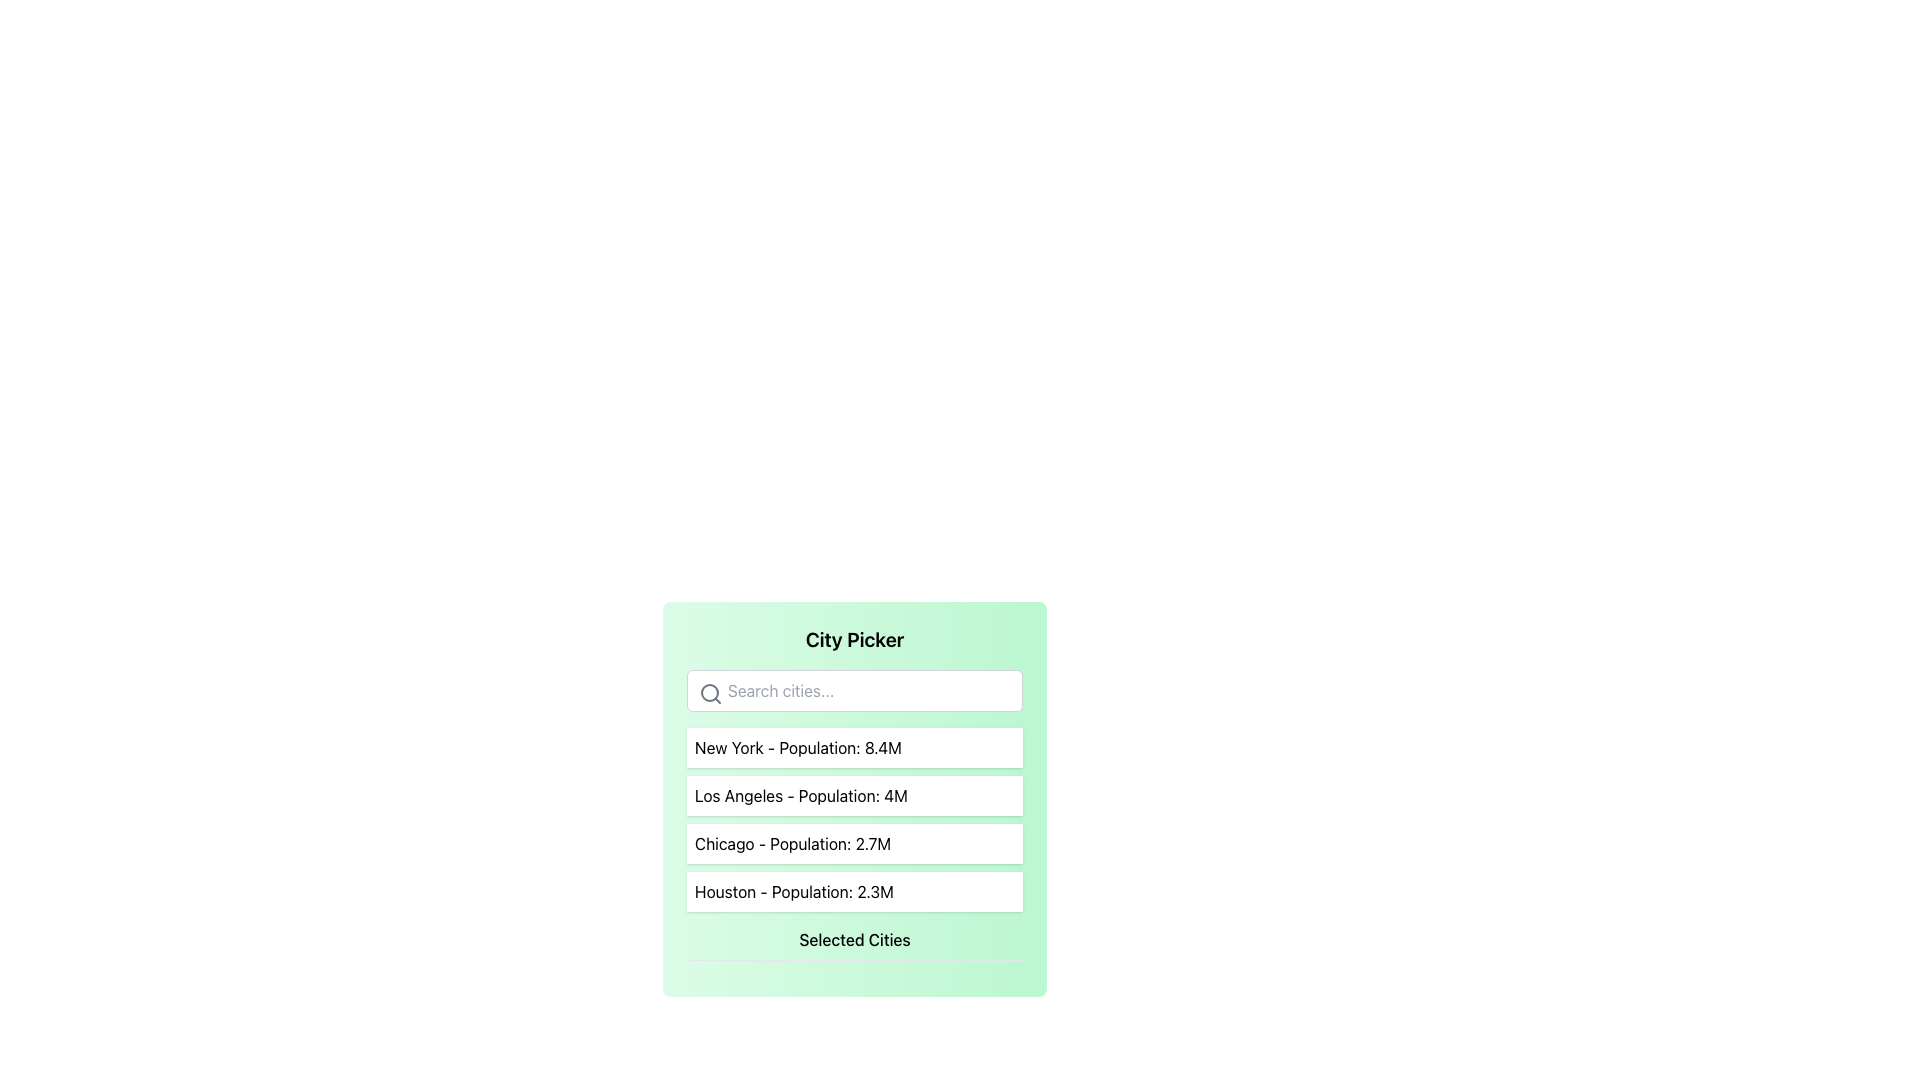 This screenshot has height=1080, width=1920. I want to click on the List item displaying 'Chicago - Population: 2.7M', so click(854, 844).